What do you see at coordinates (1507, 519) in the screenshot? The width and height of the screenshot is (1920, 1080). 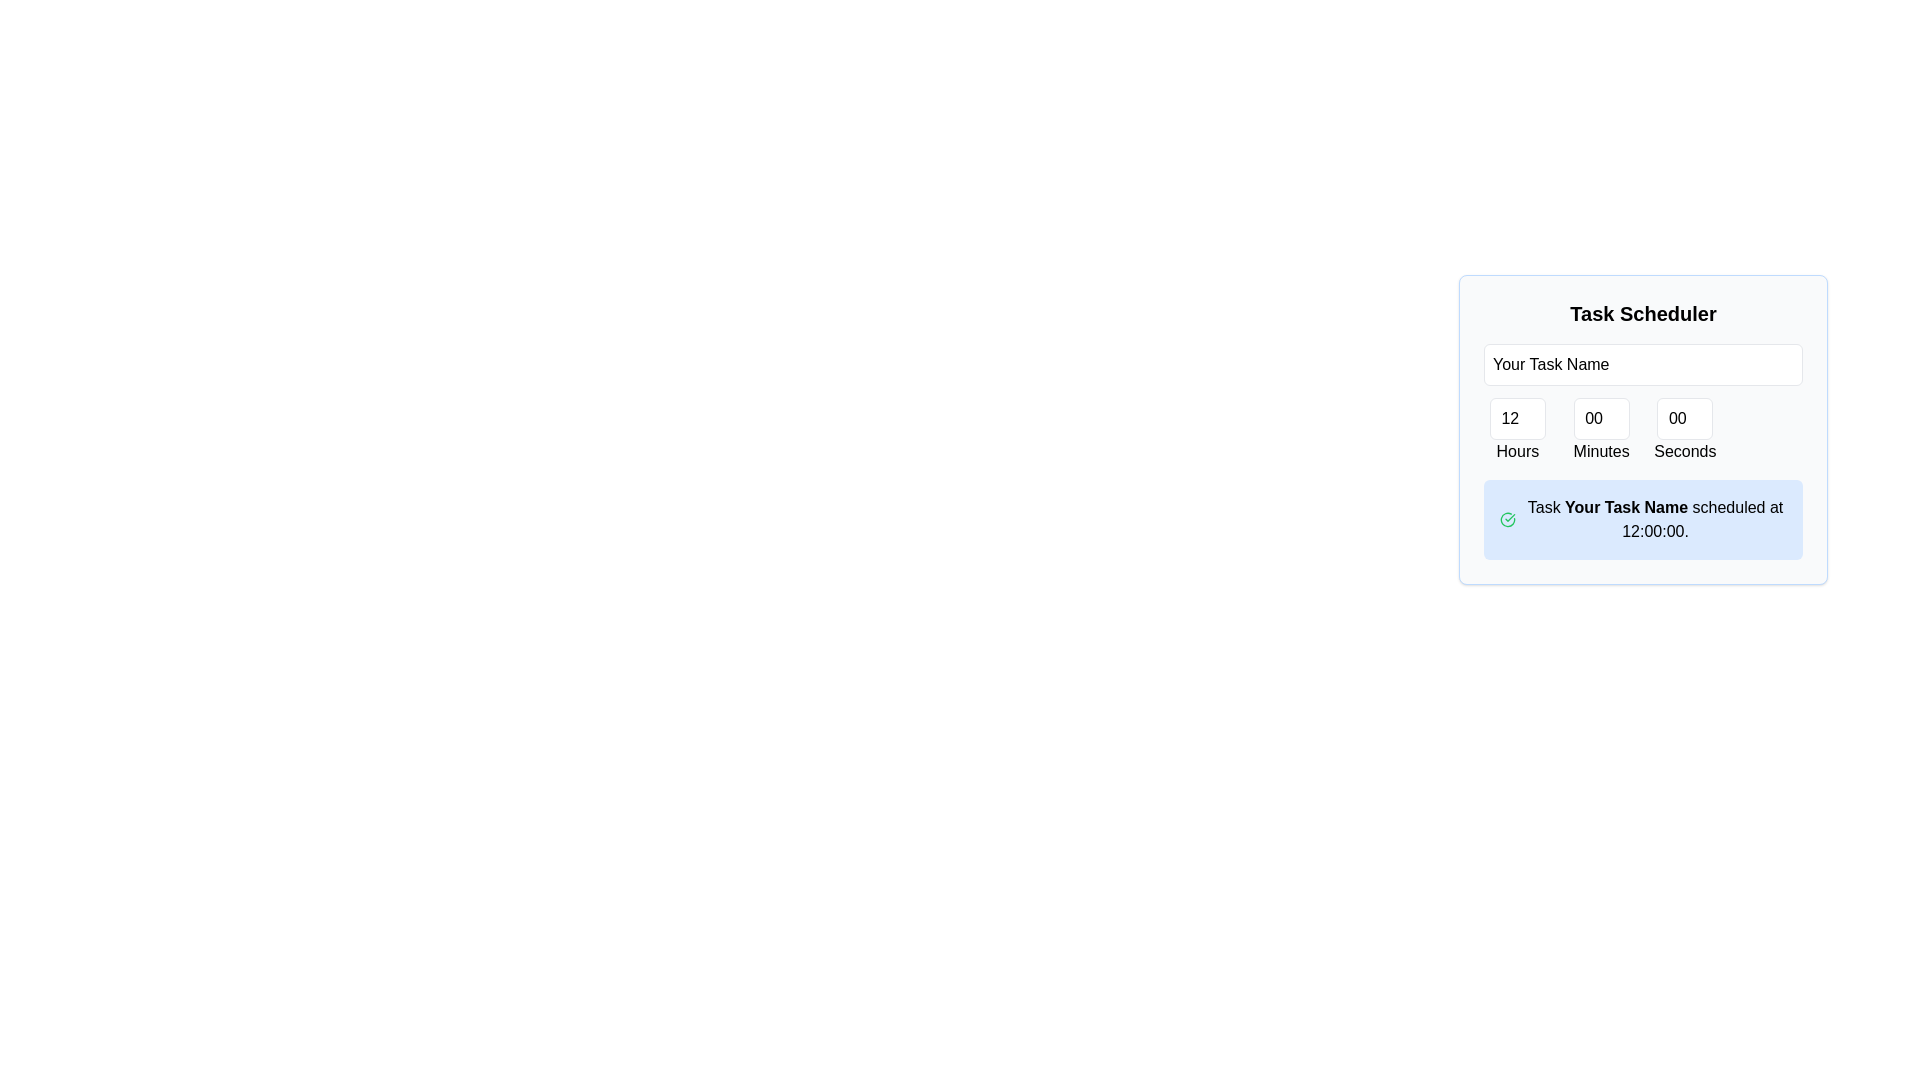 I see `icon that visually indicates confirmation or success related to the task text located to the far left of 'Task Your Task Name scheduled at 12:00:00.'` at bounding box center [1507, 519].